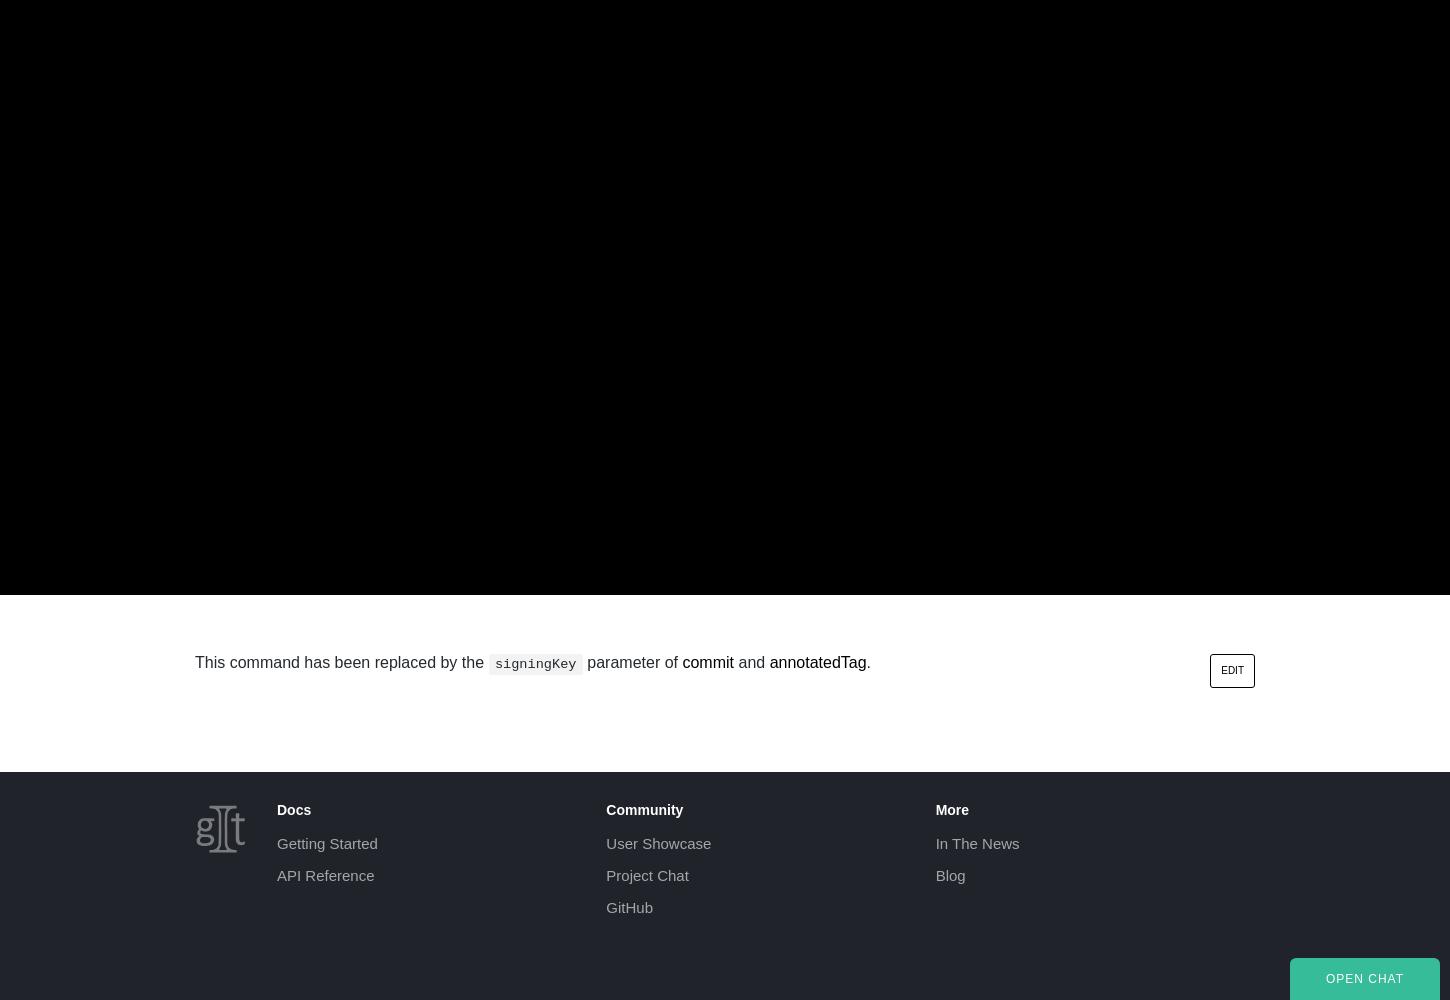 The width and height of the screenshot is (1450, 1000). Describe the element at coordinates (294, 809) in the screenshot. I see `'Docs'` at that location.